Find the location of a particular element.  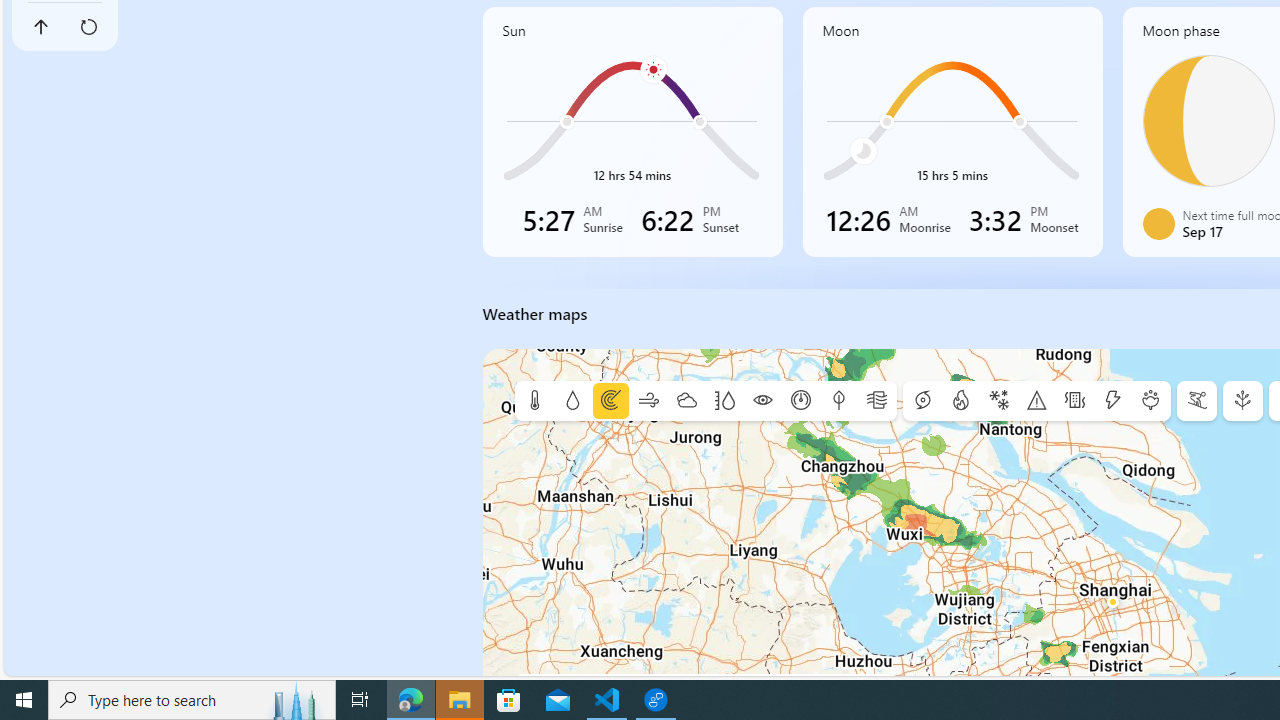

'Visibility' is located at coordinates (761, 401).